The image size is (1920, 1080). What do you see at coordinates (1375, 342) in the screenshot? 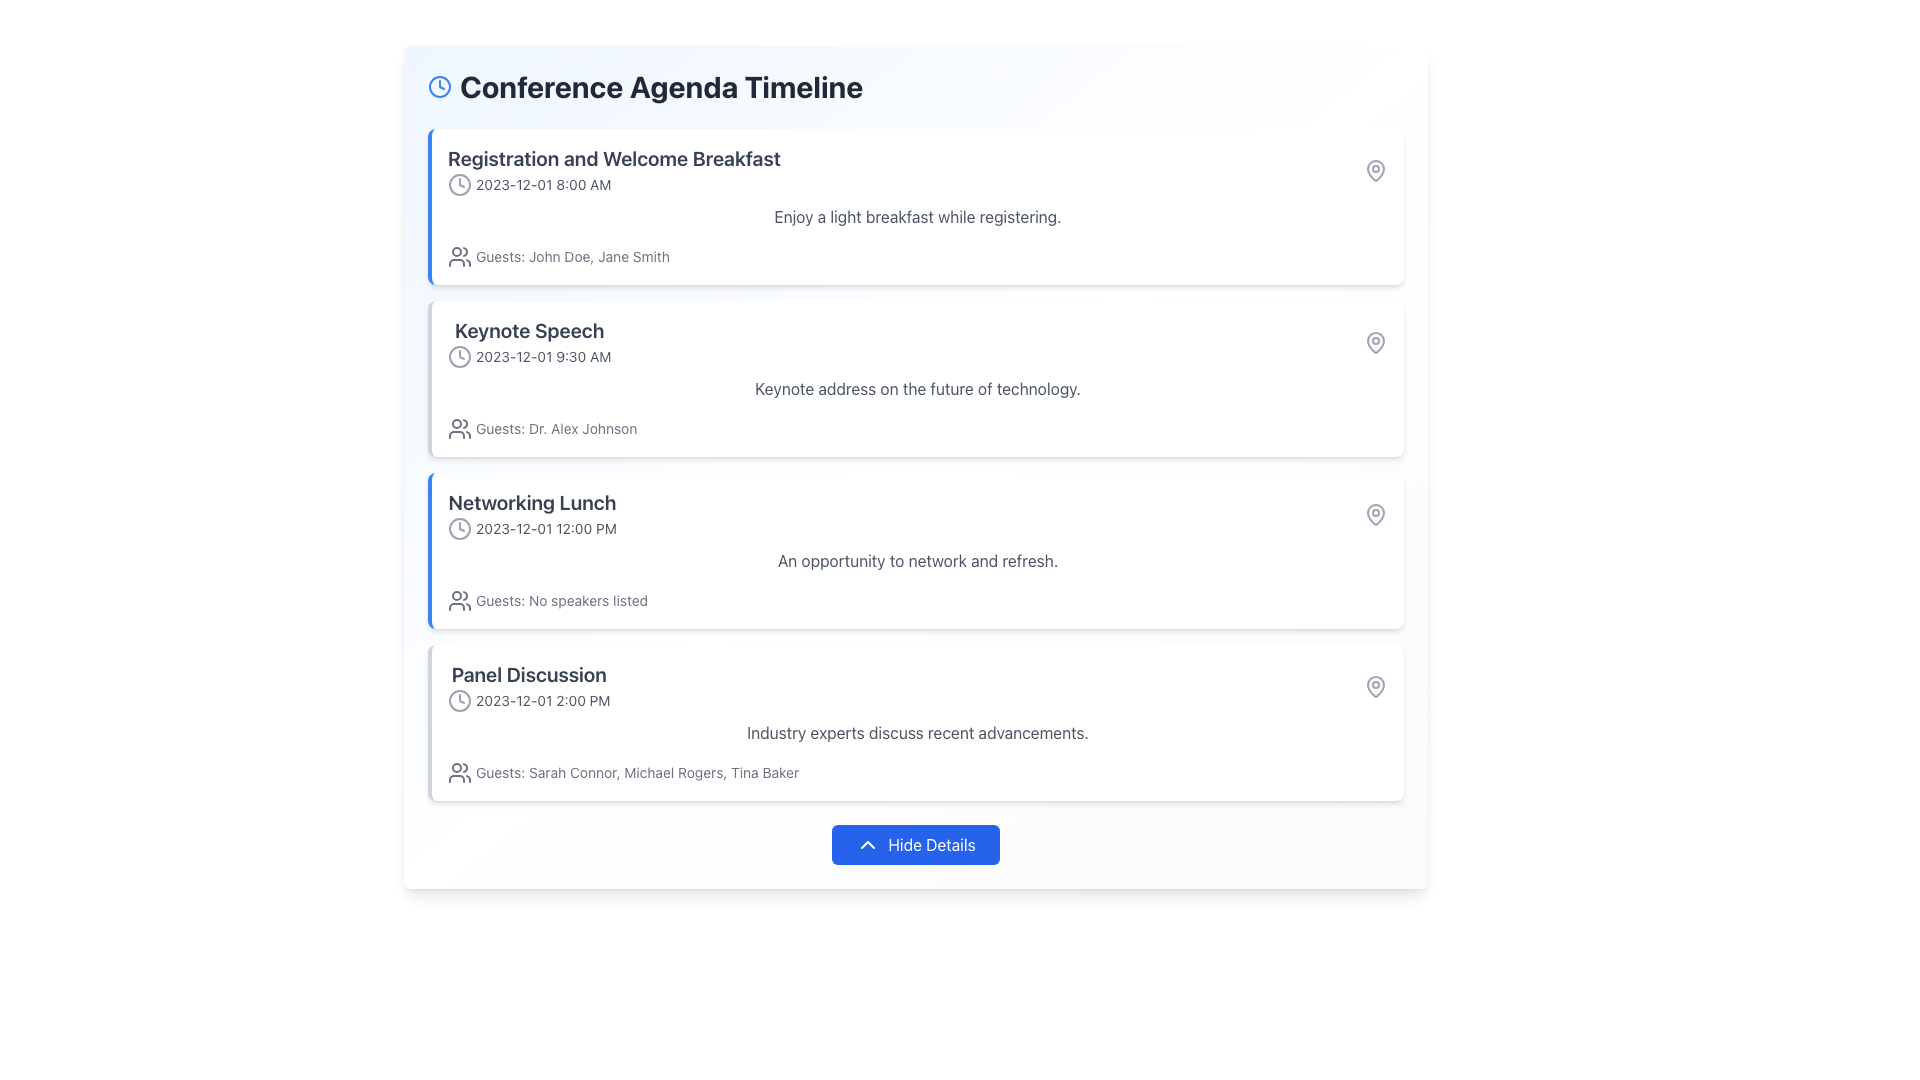
I see `the Map Pin icon indicating the location for the 'Keynote Speech' event` at bounding box center [1375, 342].